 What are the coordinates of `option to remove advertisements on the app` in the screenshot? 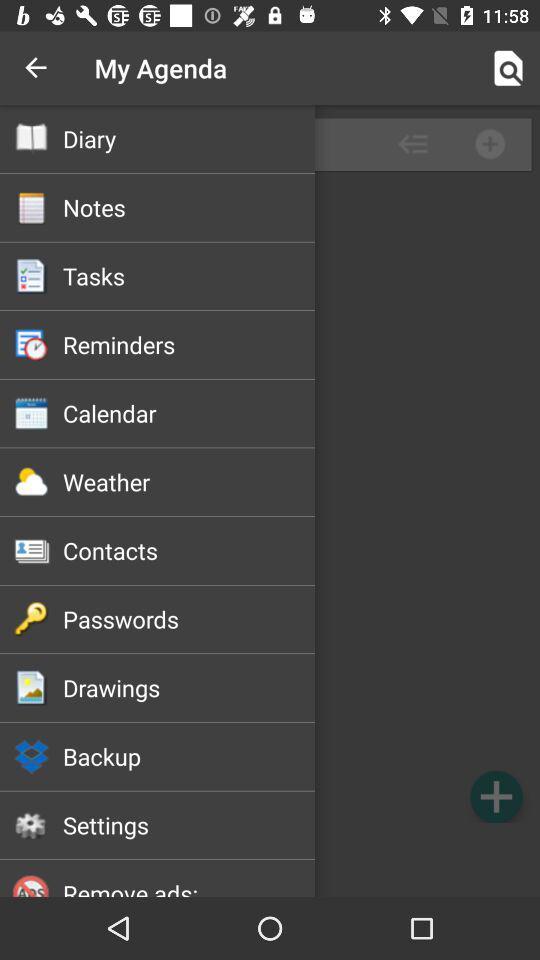 It's located at (270, 861).